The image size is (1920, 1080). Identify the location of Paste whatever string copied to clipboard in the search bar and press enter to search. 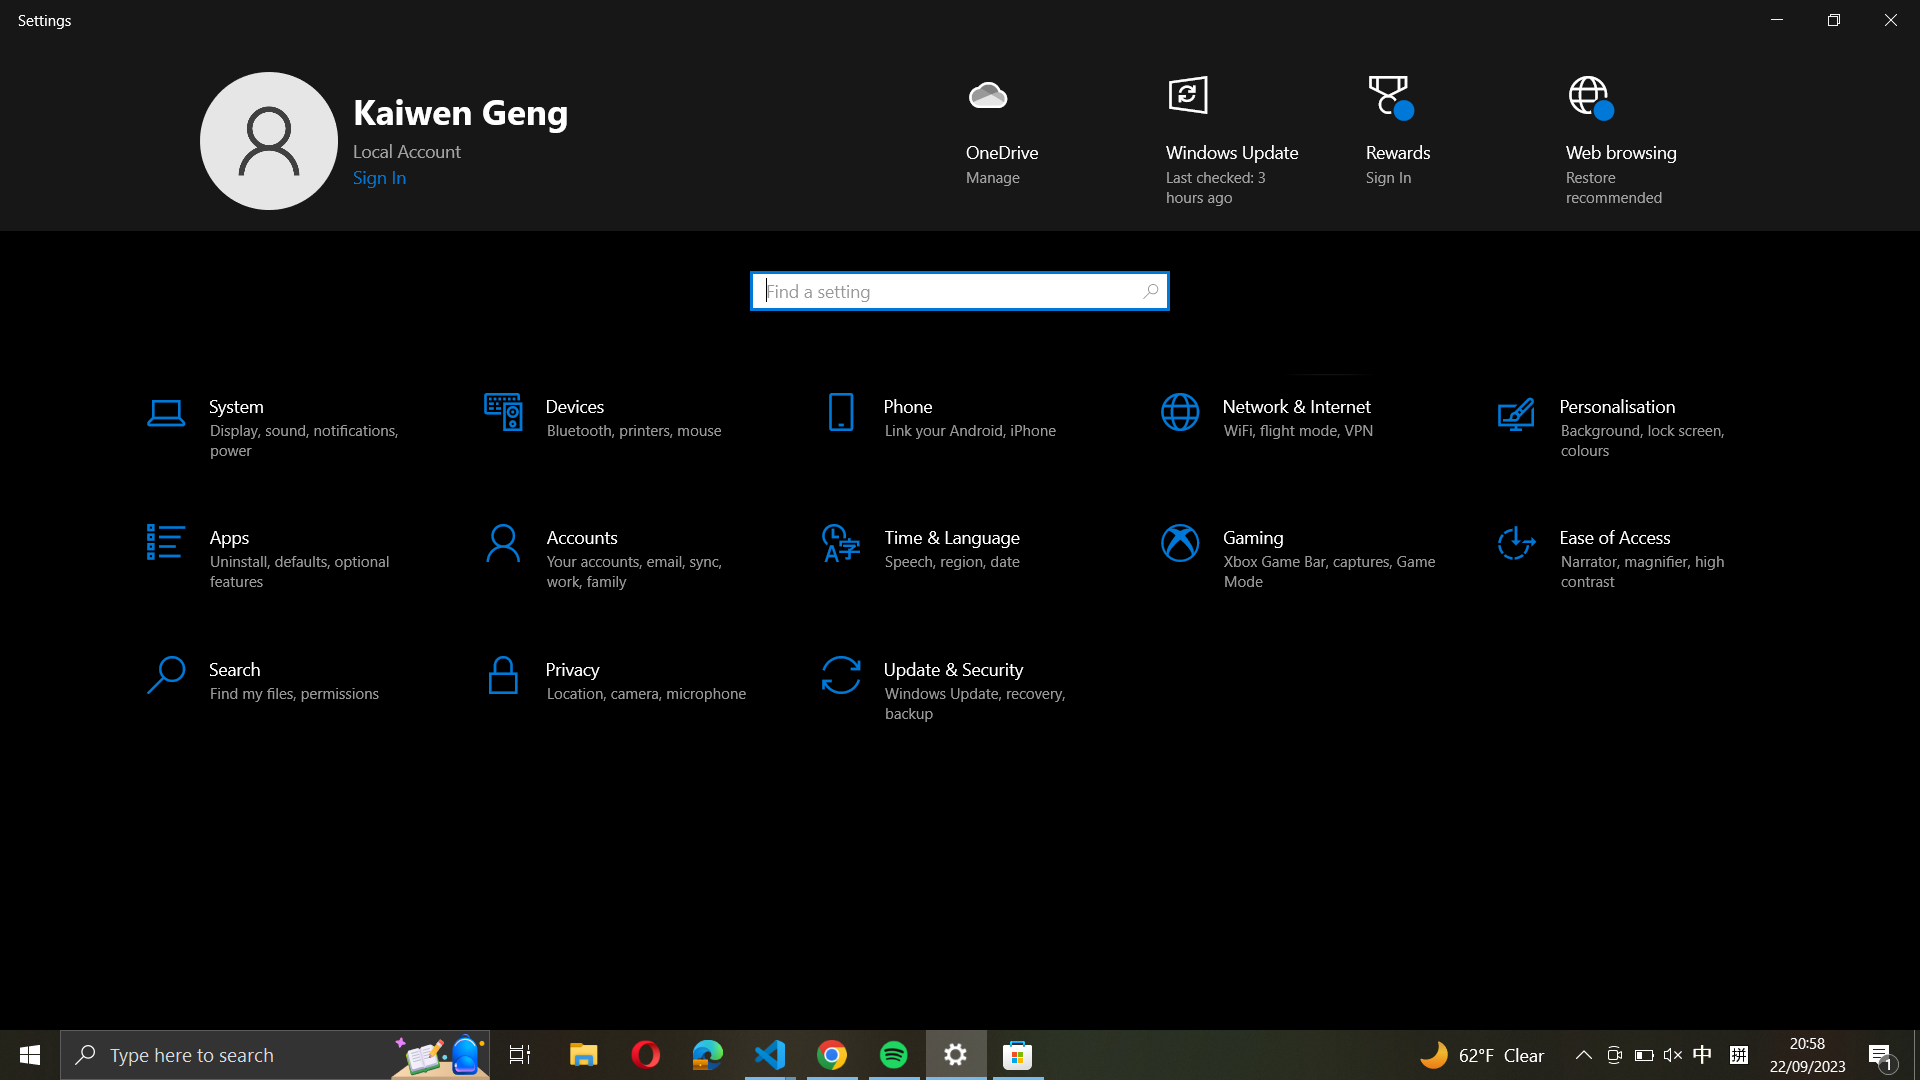
(958, 289).